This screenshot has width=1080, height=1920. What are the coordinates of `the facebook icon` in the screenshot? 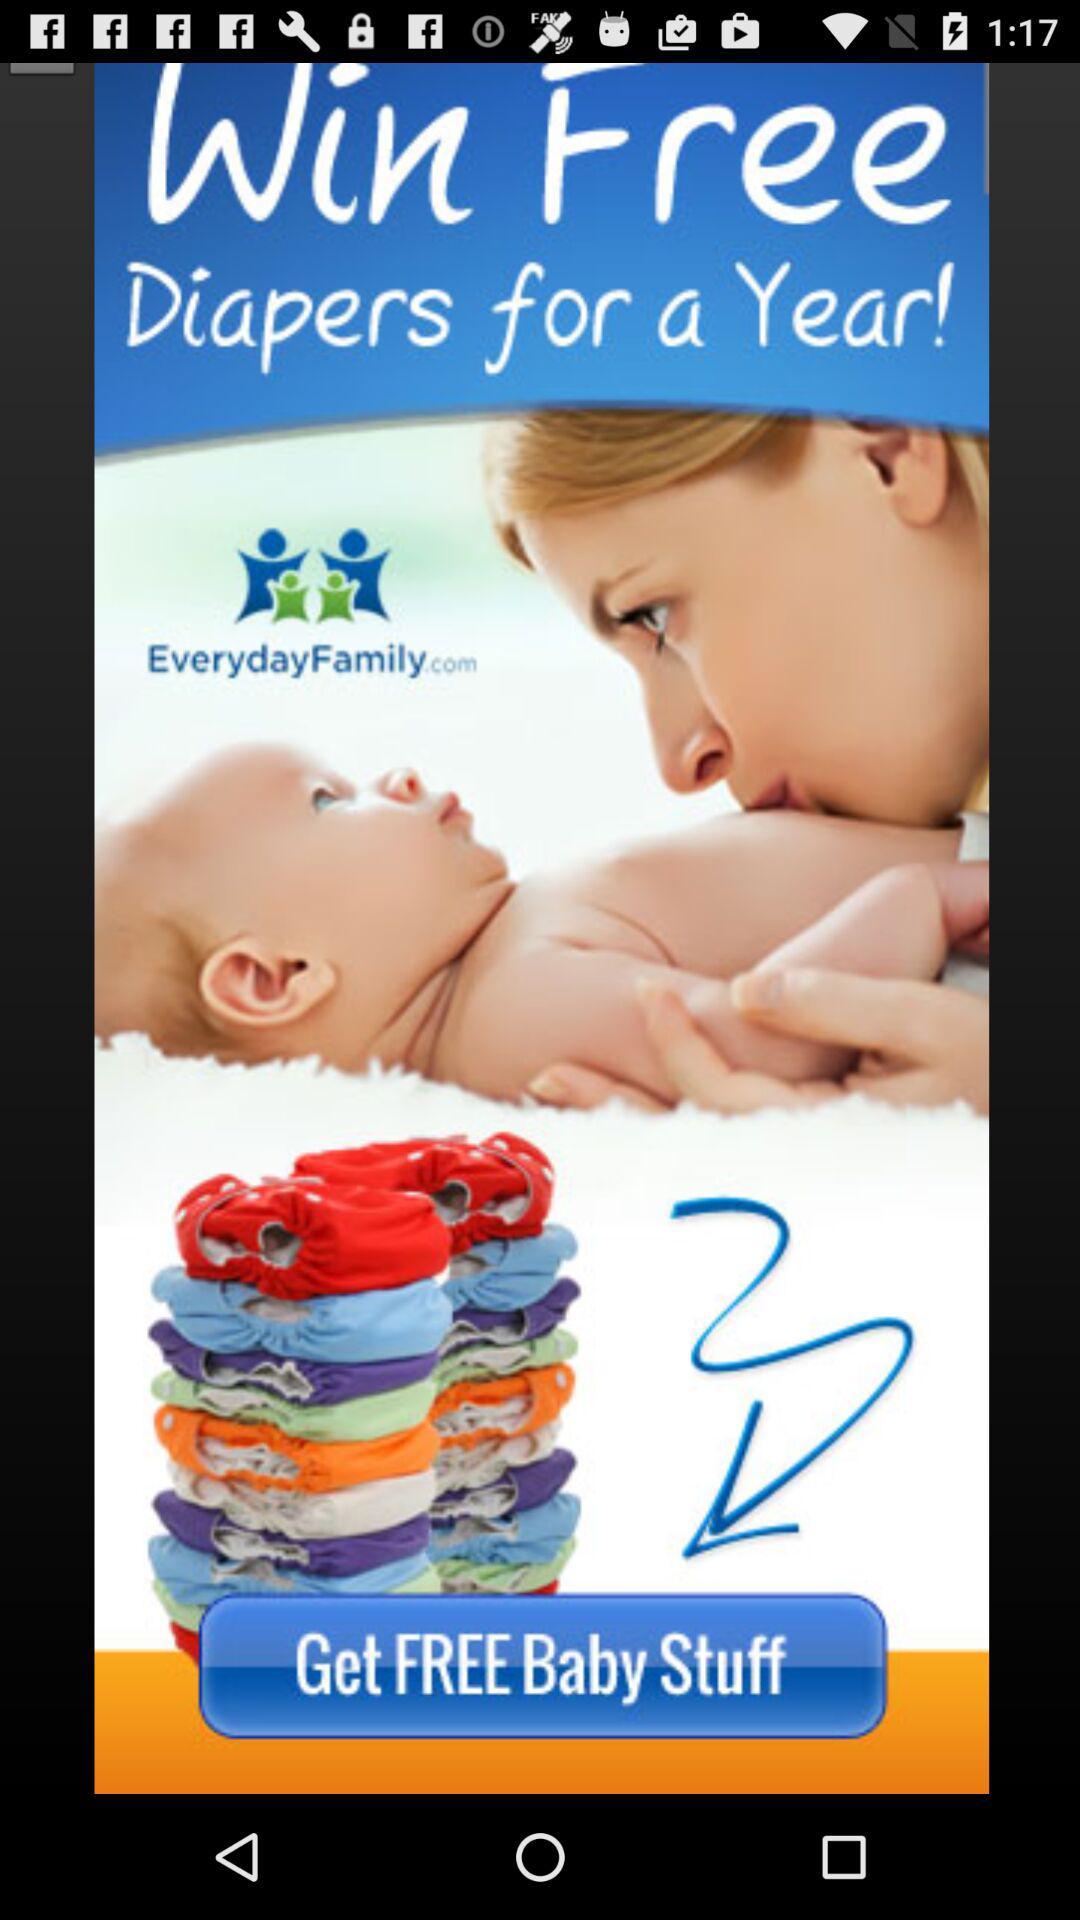 It's located at (42, 44).